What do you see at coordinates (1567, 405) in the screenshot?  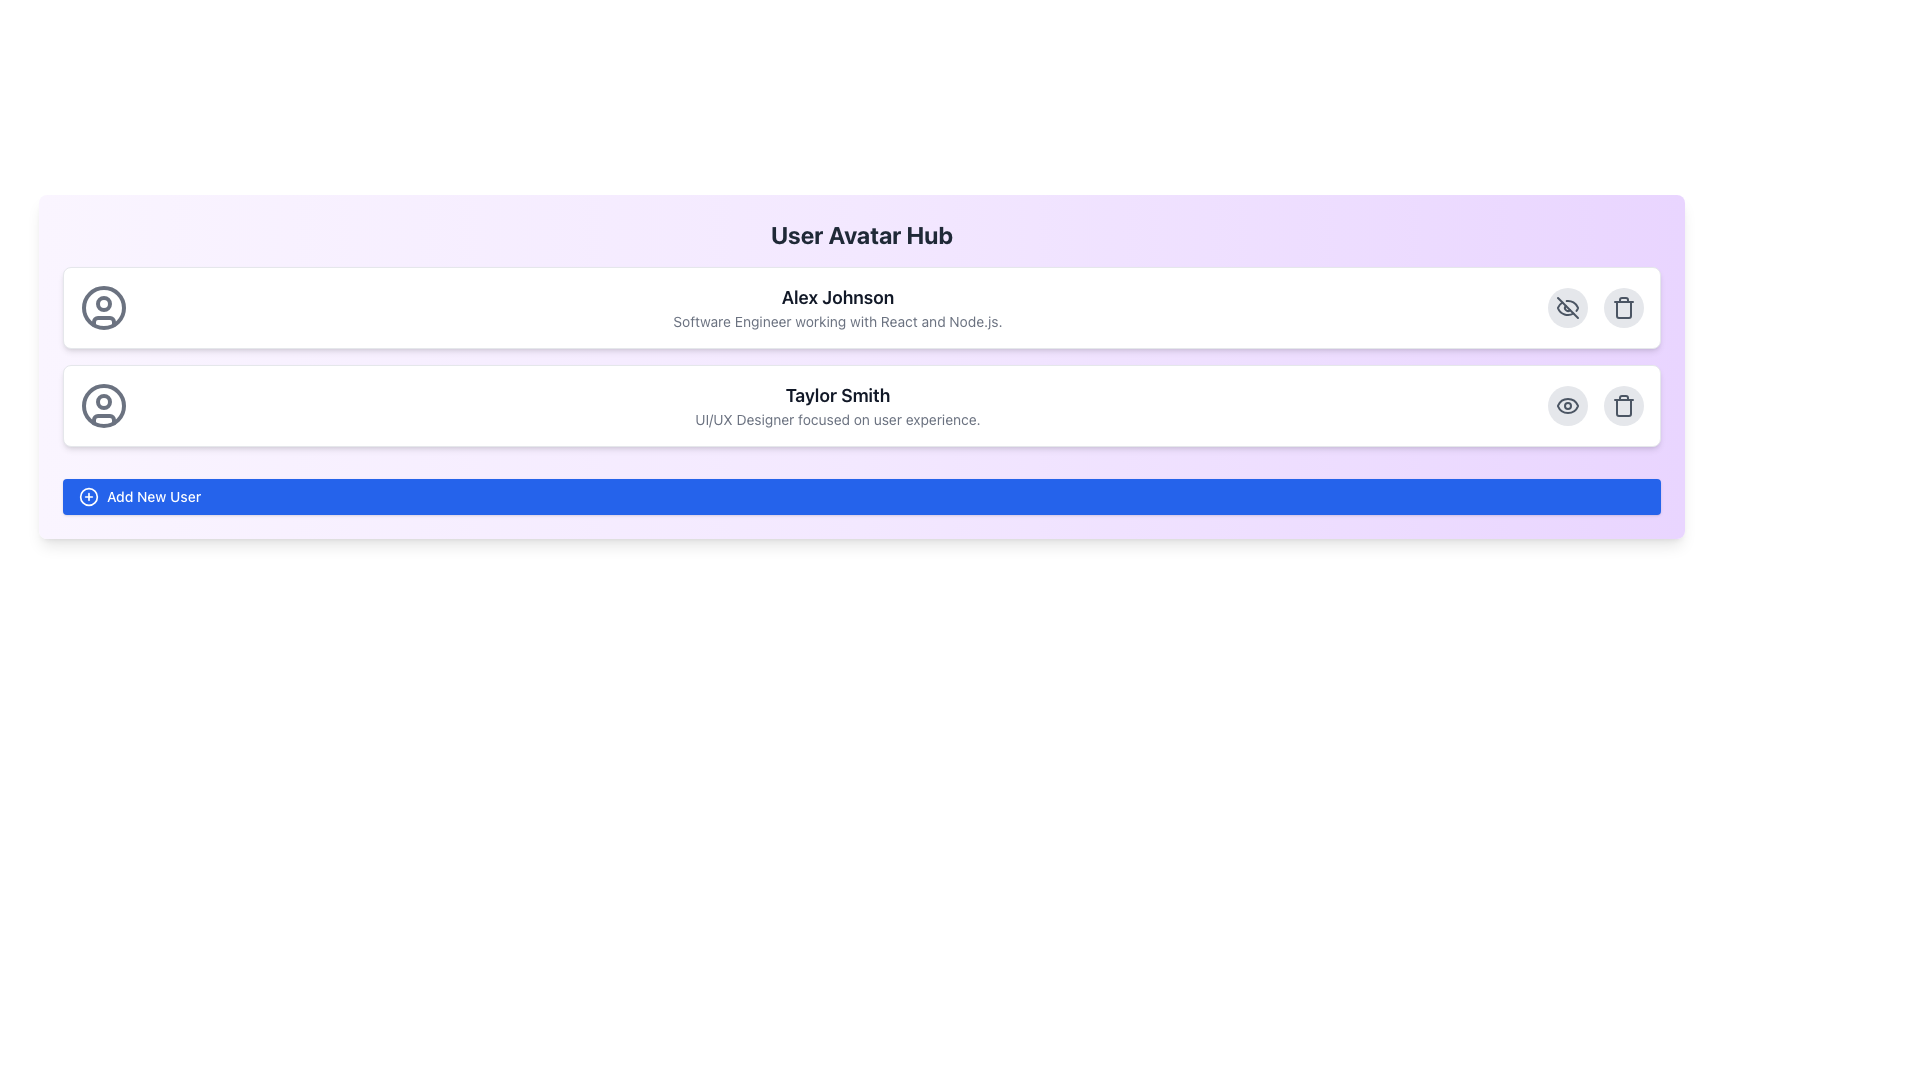 I see `the circular button with a light gray background and an eye icon at the center, located in the top-right corner of the card for 'Taylor Smith'` at bounding box center [1567, 405].